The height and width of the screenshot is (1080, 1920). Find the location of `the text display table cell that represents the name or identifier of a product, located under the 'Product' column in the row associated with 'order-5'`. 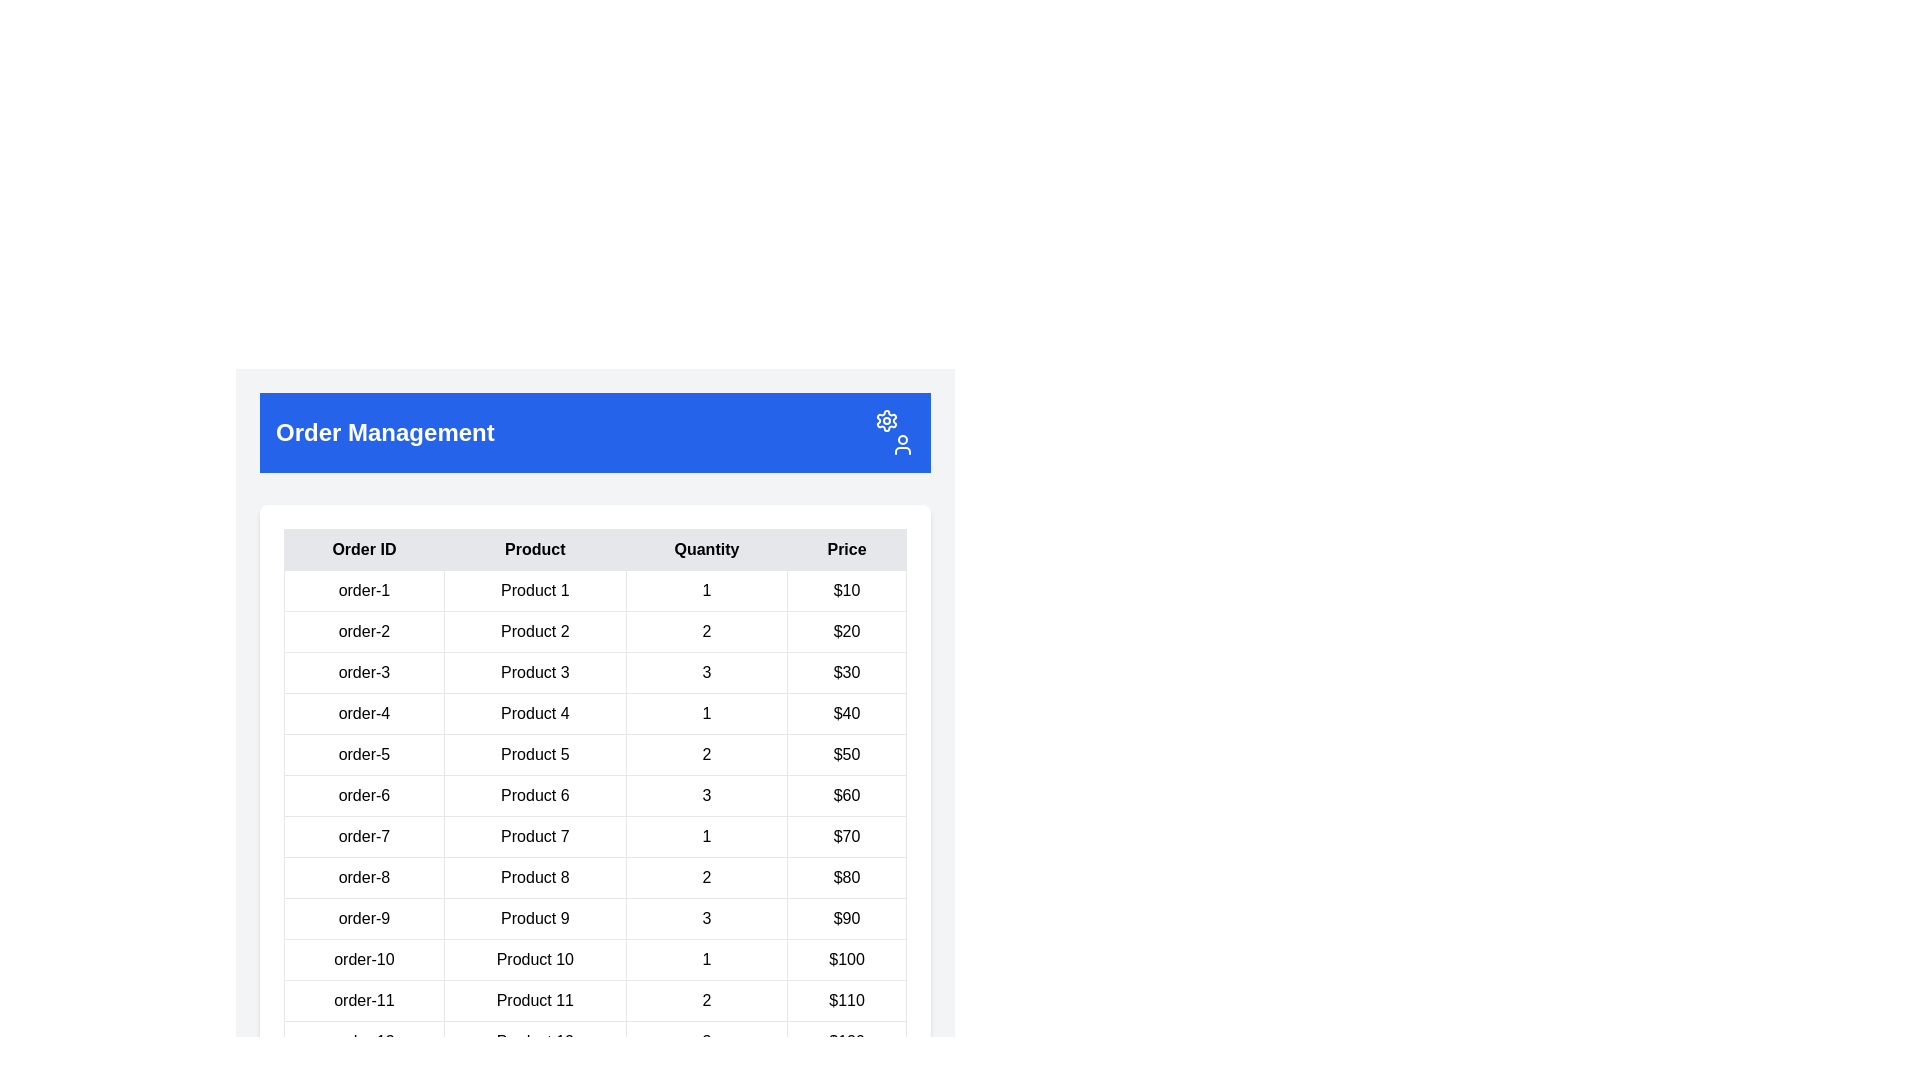

the text display table cell that represents the name or identifier of a product, located under the 'Product' column in the row associated with 'order-5' is located at coordinates (535, 755).